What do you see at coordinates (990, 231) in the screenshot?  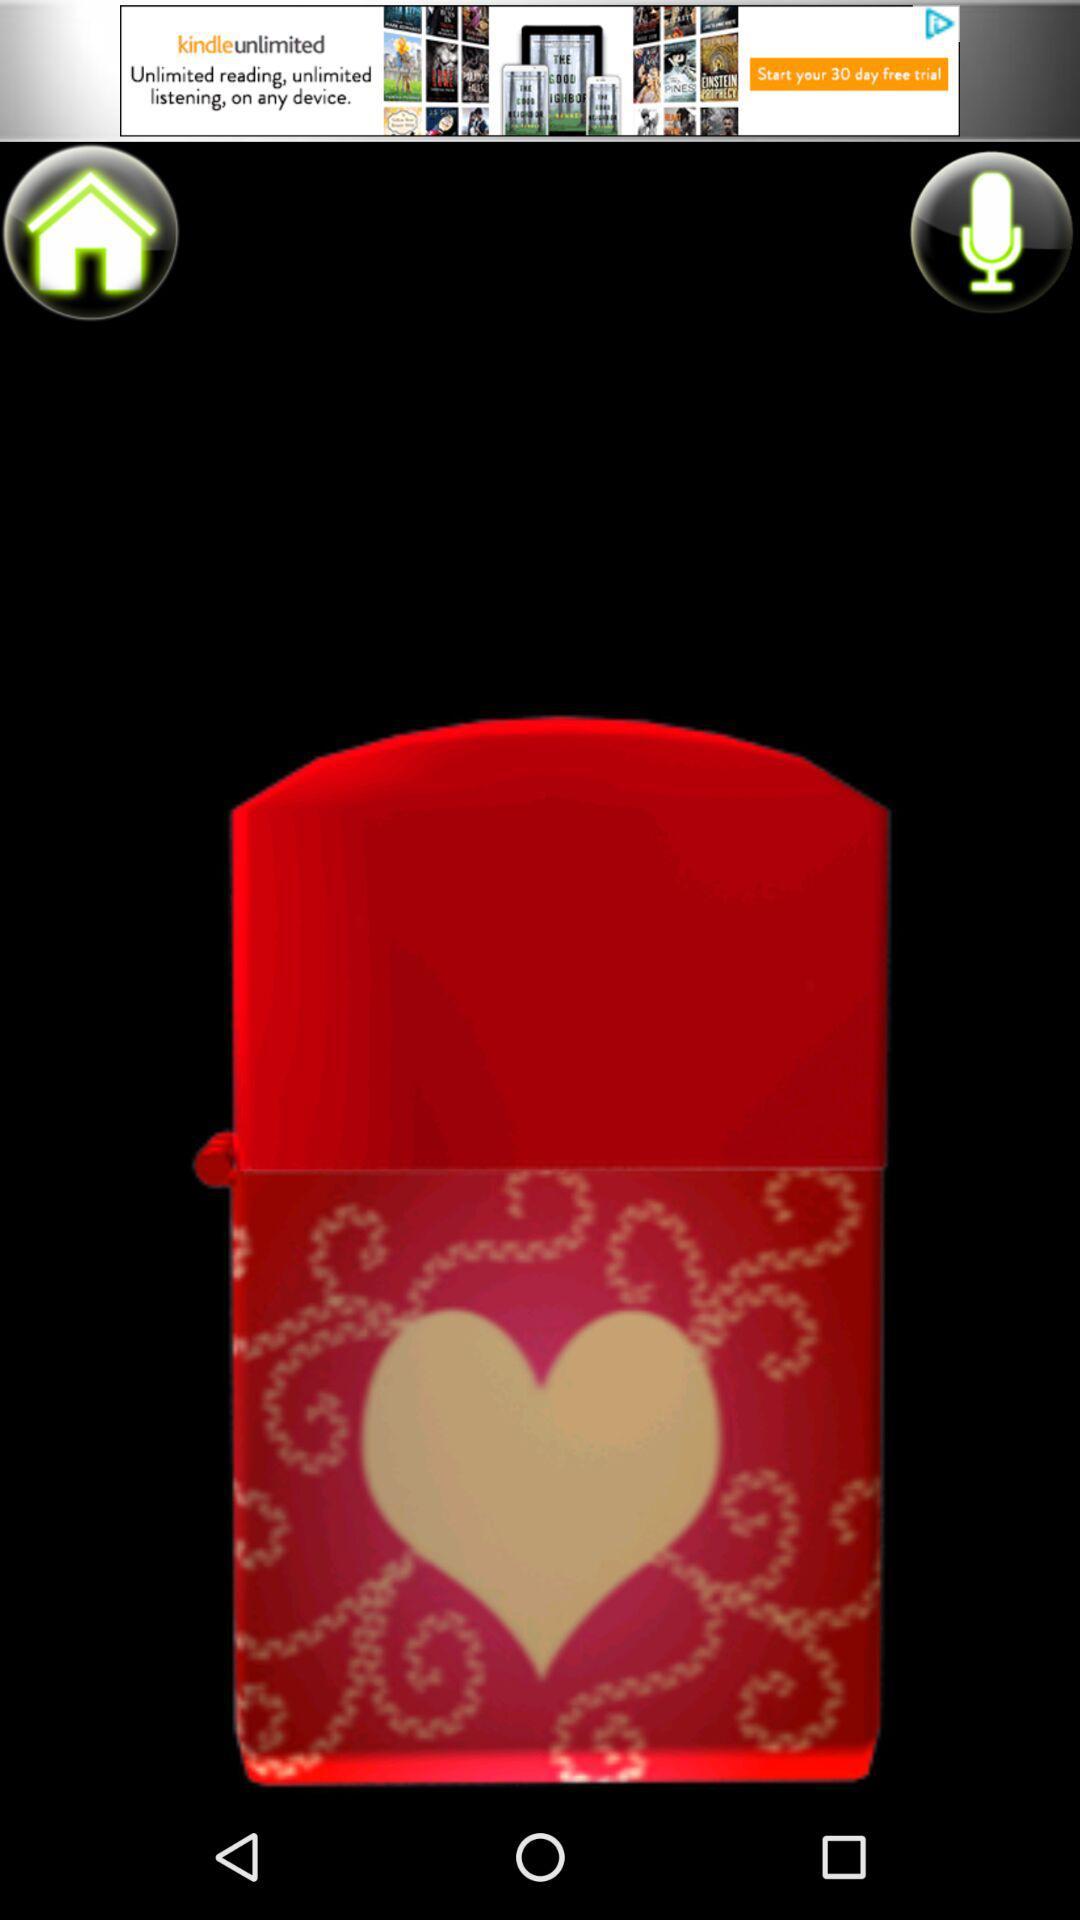 I see `record button` at bounding box center [990, 231].